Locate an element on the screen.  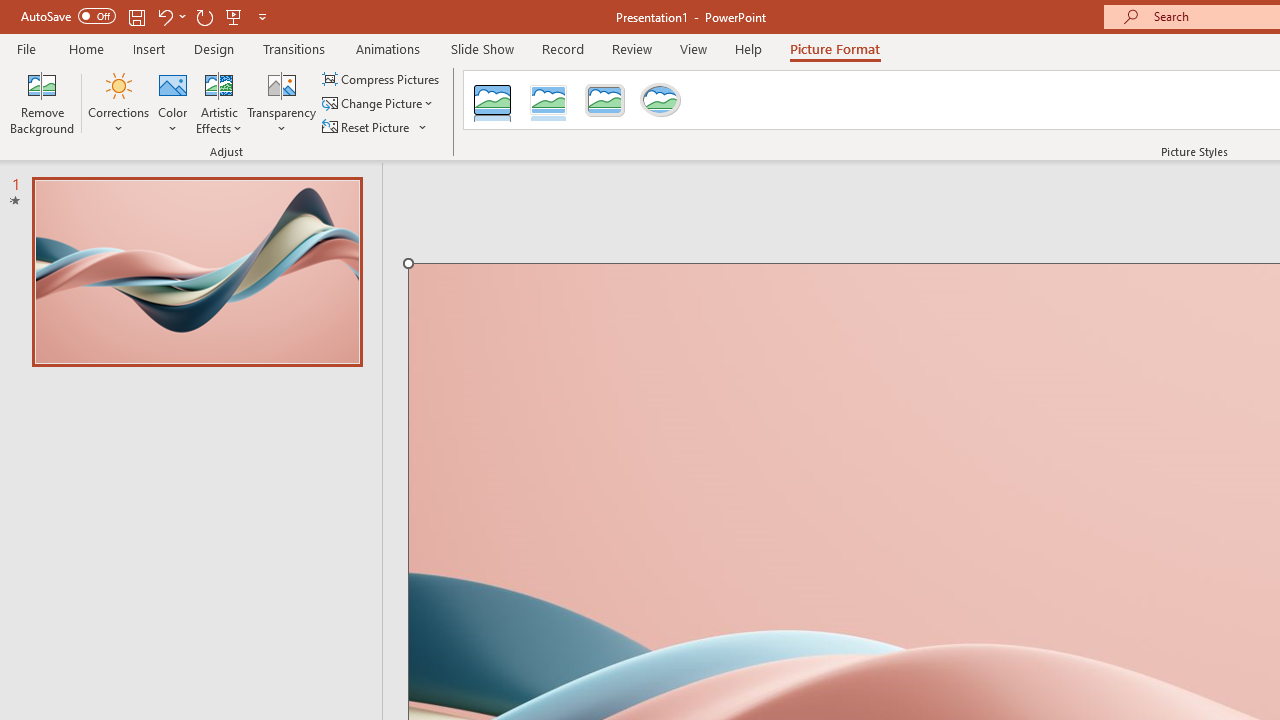
'Reset Picture' is located at coordinates (367, 127).